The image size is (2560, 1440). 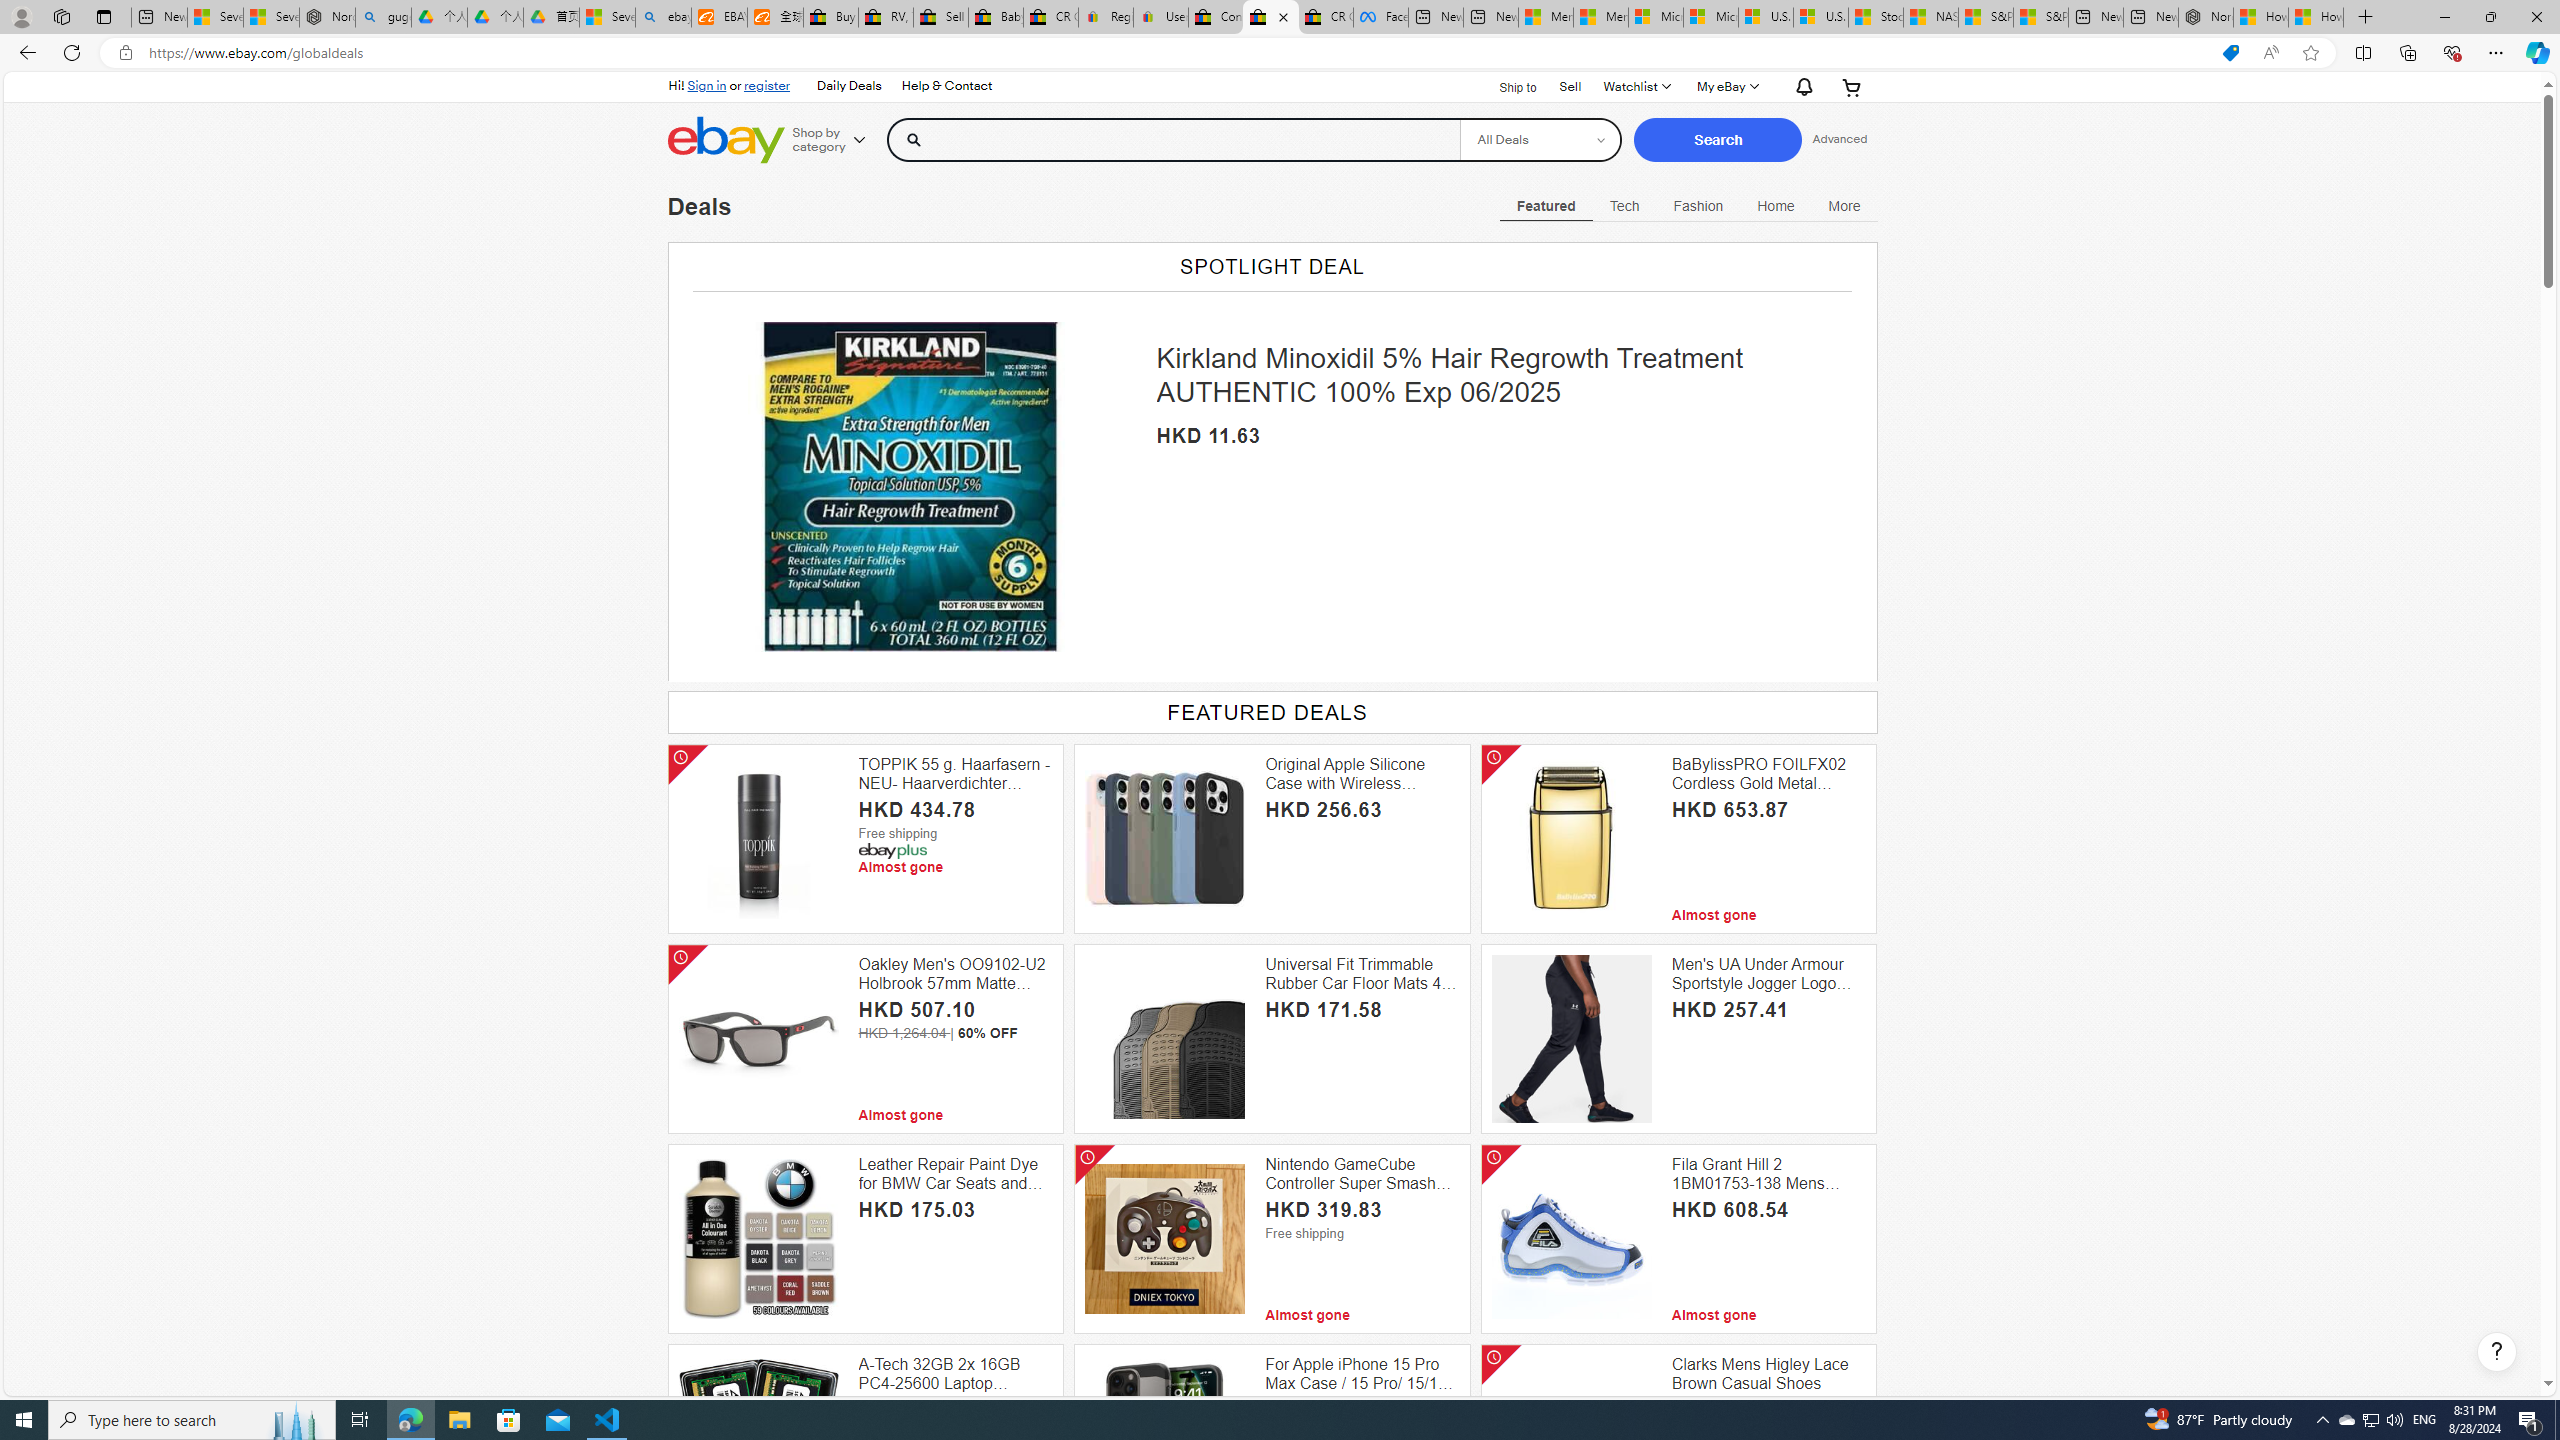 I want to click on 'Fashion', so click(x=1697, y=204).